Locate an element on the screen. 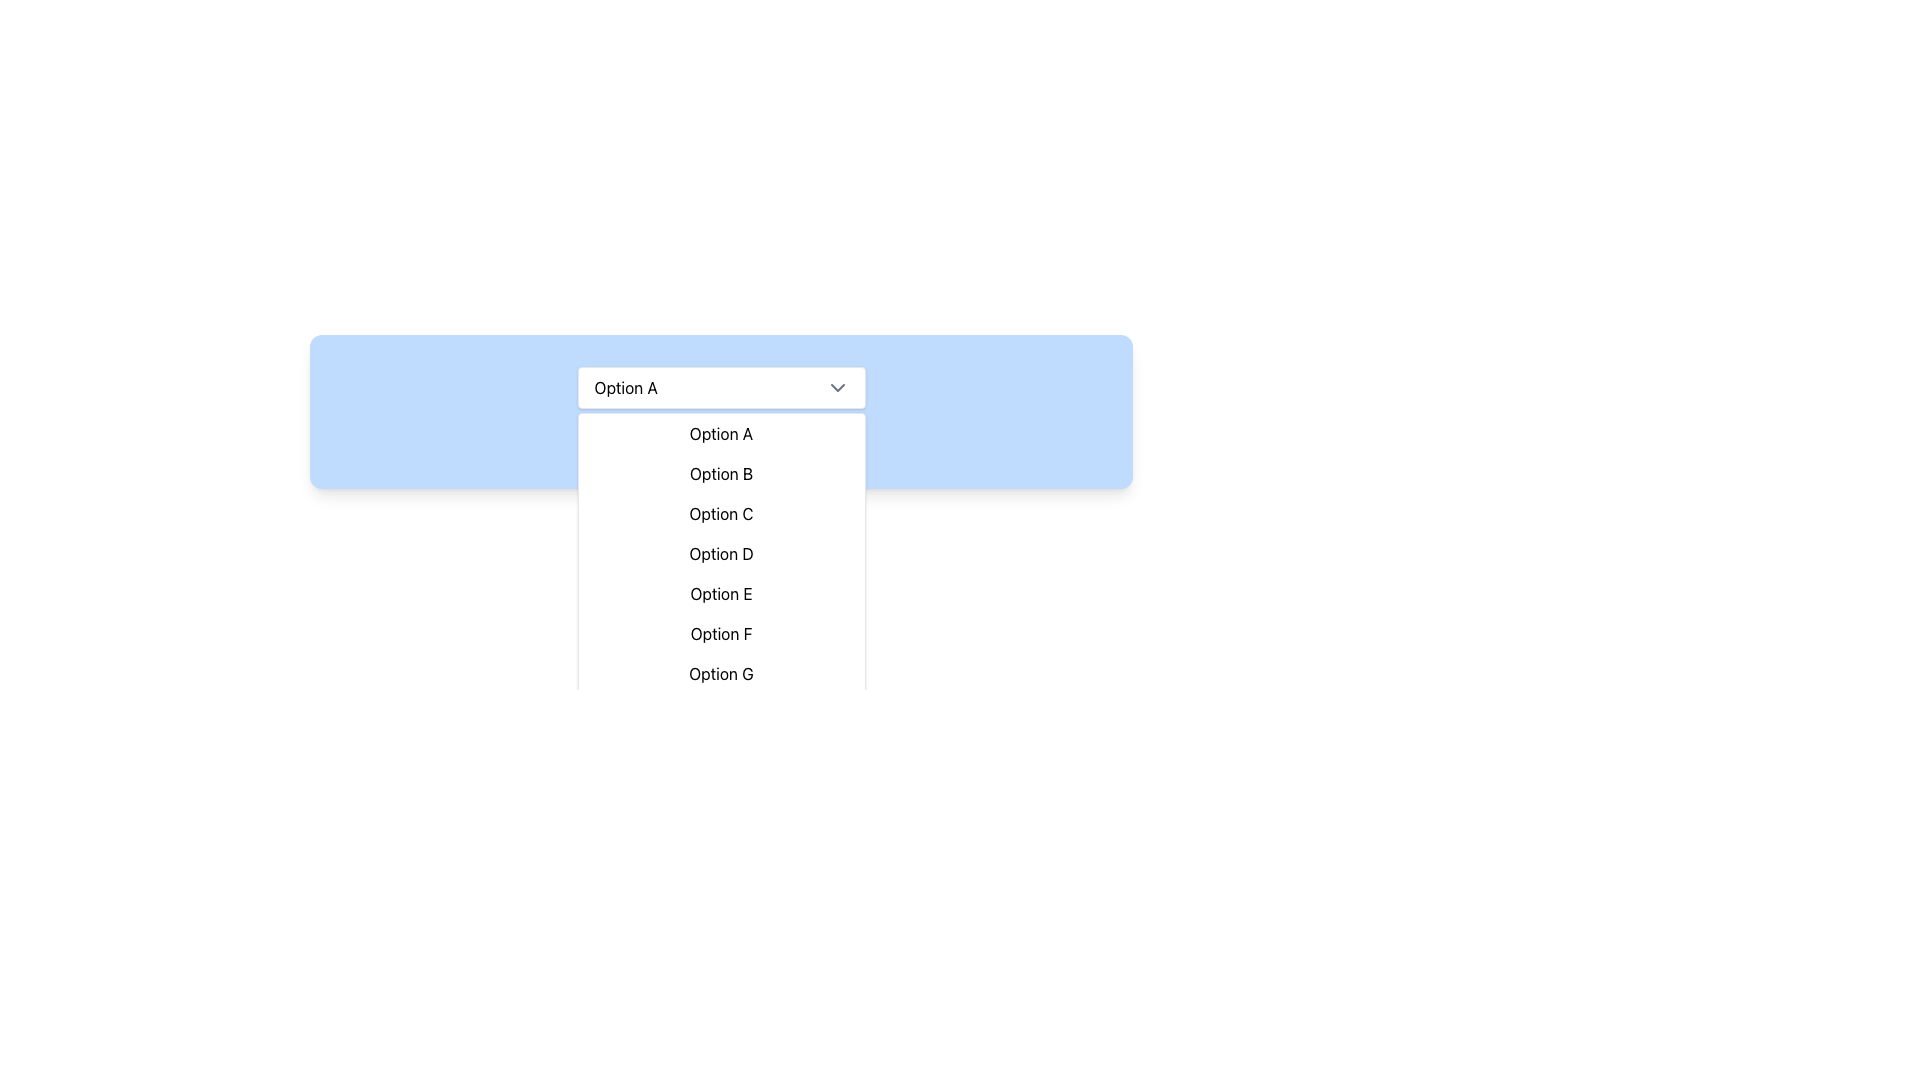 Image resolution: width=1920 pixels, height=1080 pixels. the chevron down SVG icon located at the far right of the dropdown button labeled 'Option A' is located at coordinates (837, 388).